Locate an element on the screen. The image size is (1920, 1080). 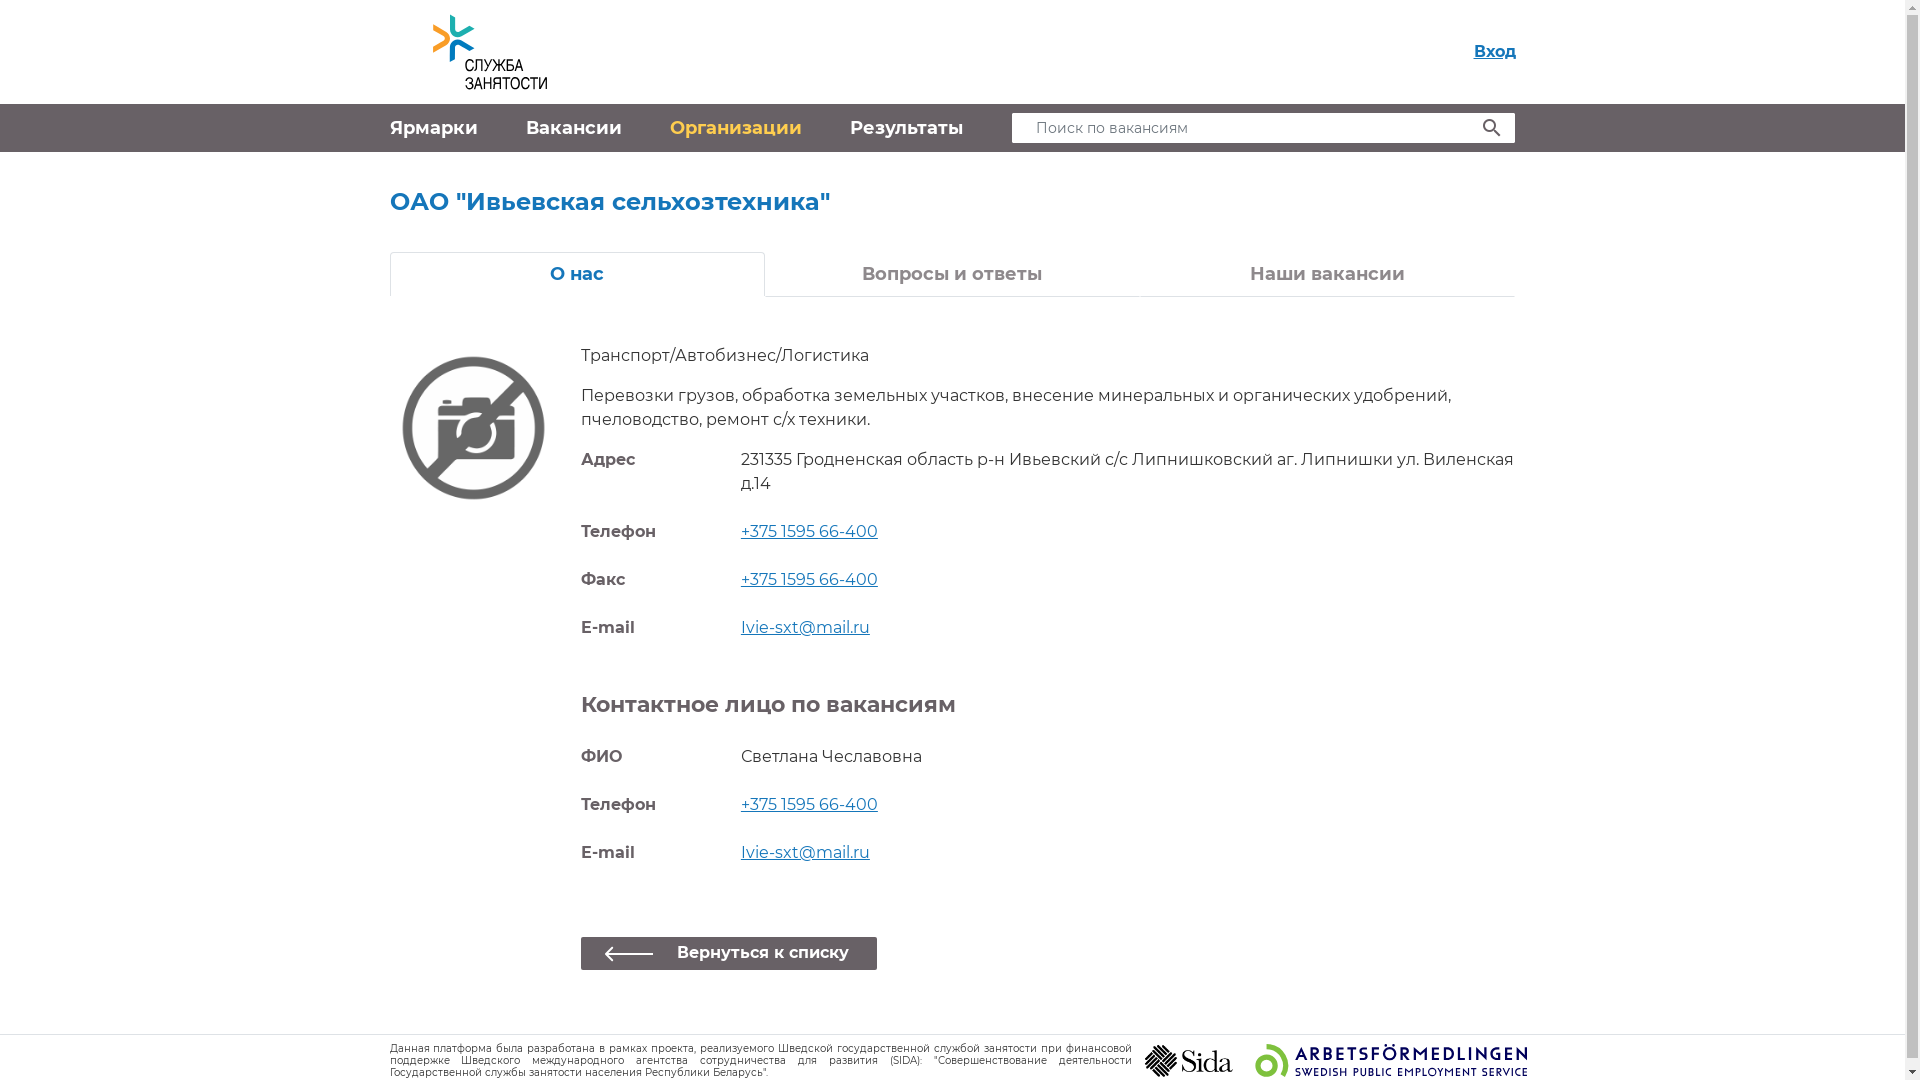
'Ivie-sxt@mail.ru' is located at coordinates (805, 626).